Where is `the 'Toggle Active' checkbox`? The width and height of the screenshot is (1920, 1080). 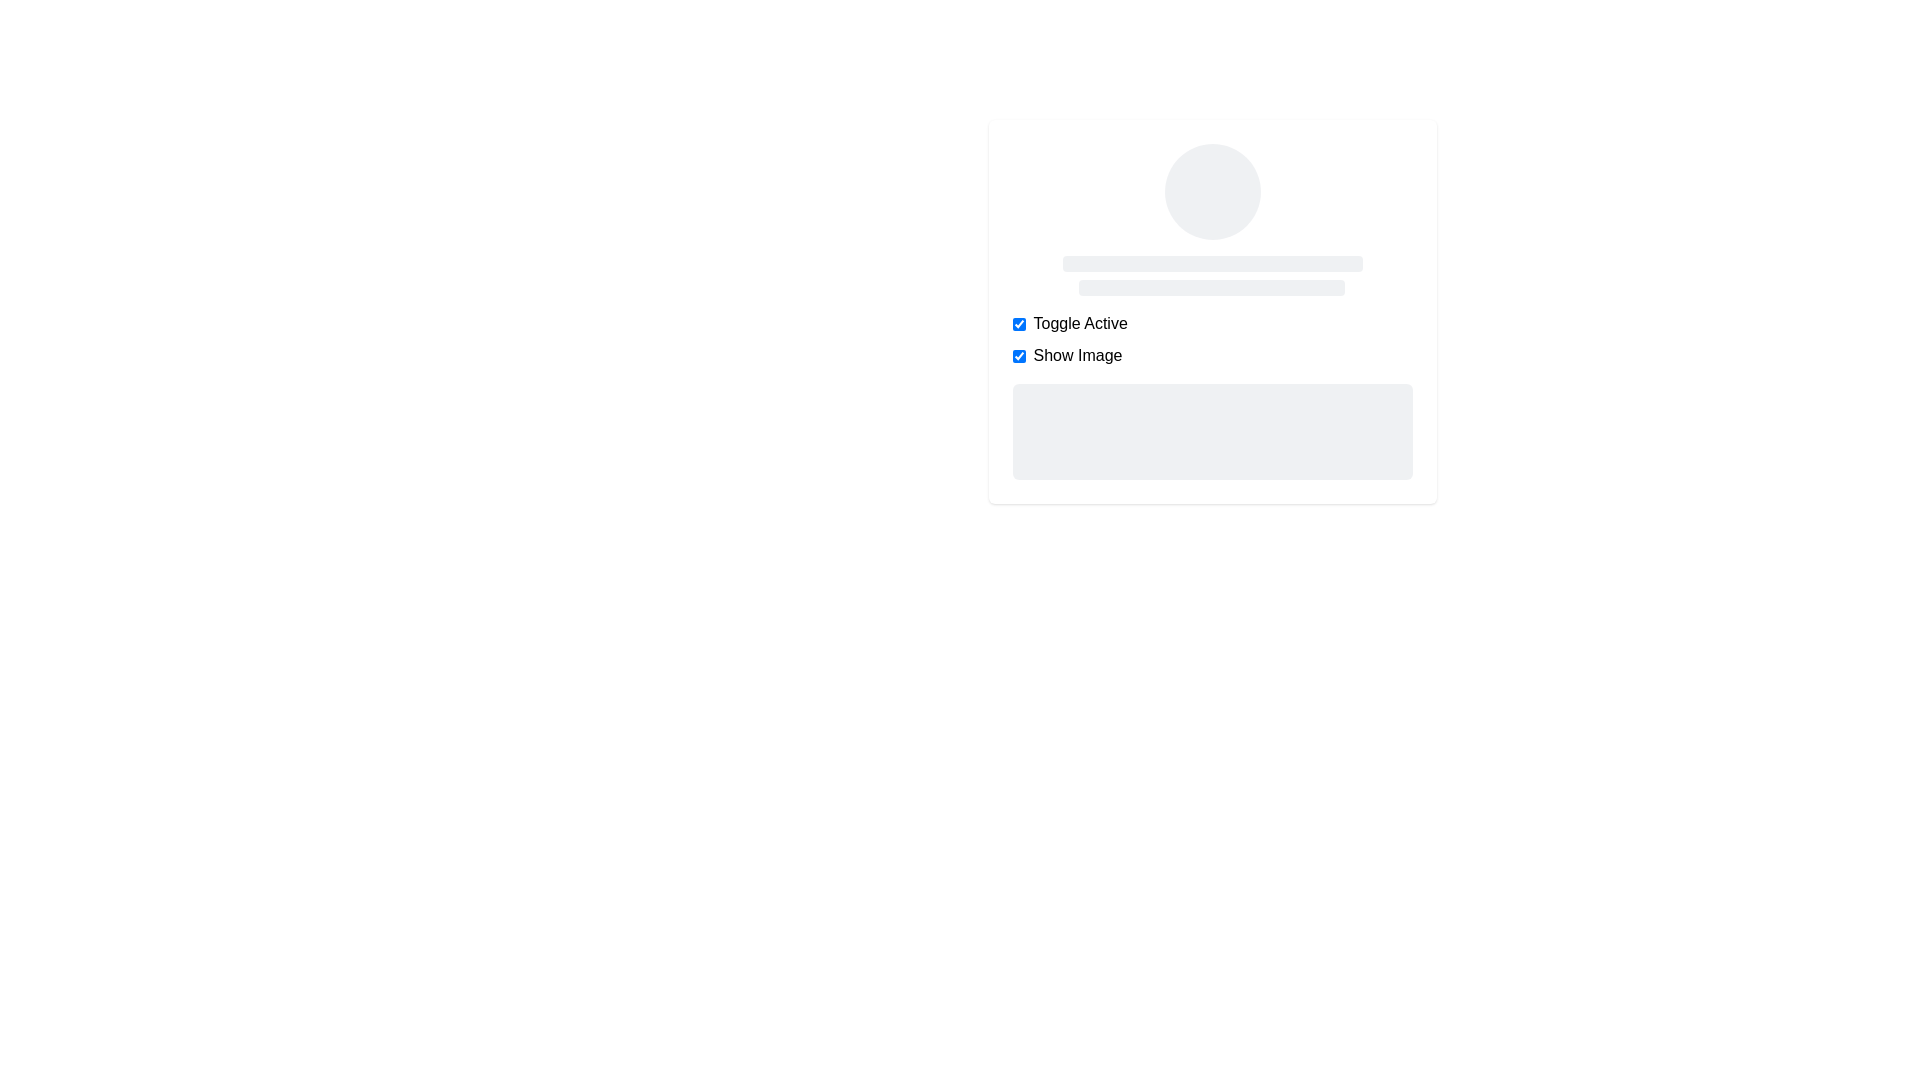
the 'Toggle Active' checkbox is located at coordinates (1018, 323).